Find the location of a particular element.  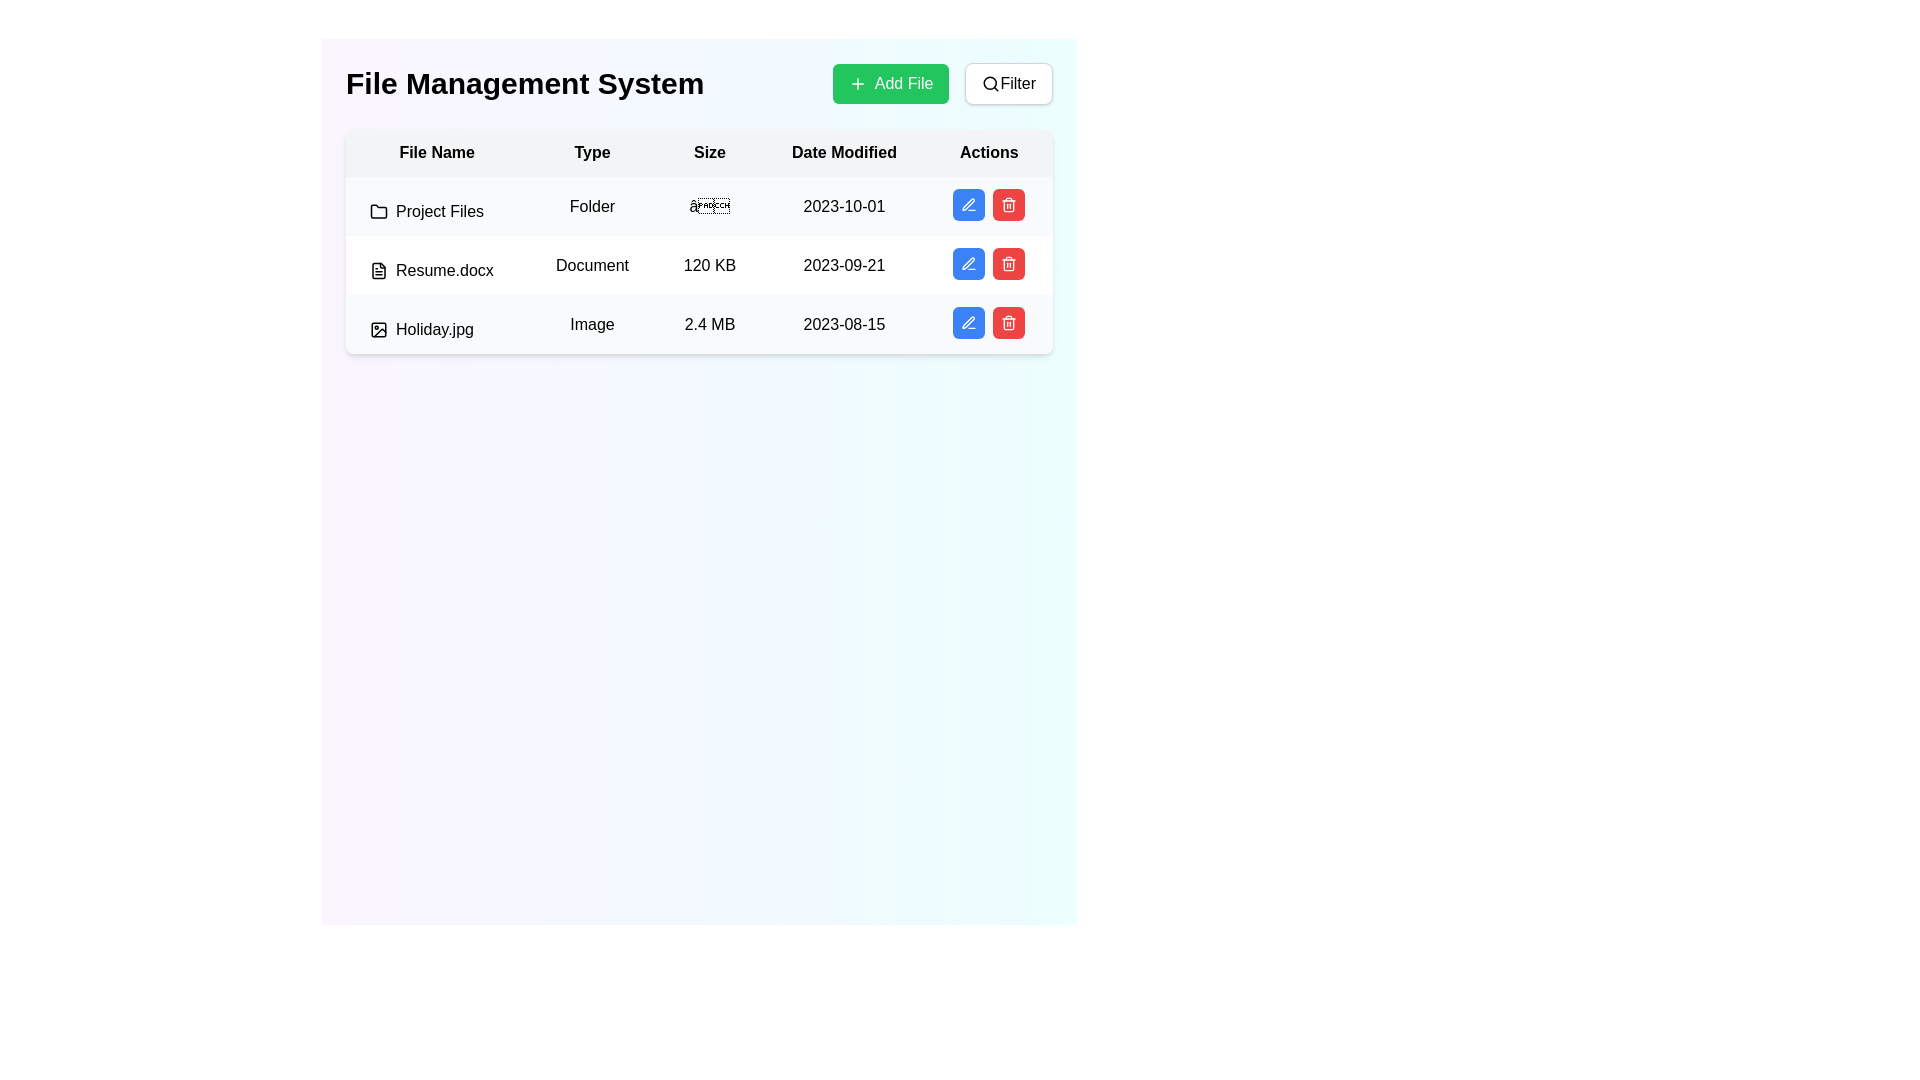

the header of the 'File Management System' which includes the title and action buttons for adding files and filtering is located at coordinates (699, 83).